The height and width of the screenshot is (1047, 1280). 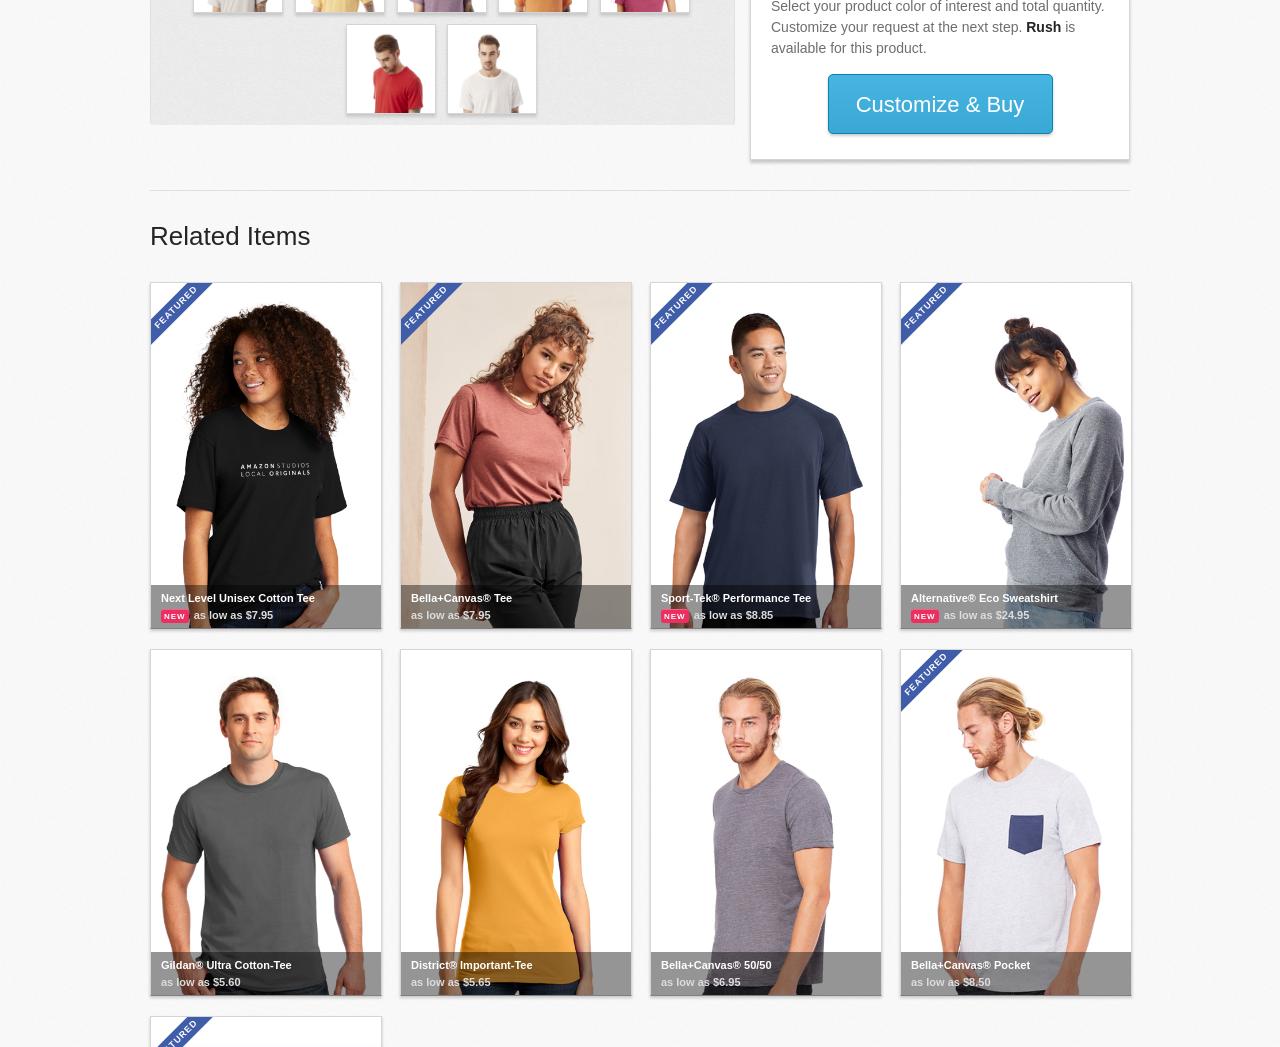 I want to click on 'Gildan® Ultra Cotton-Tee', so click(x=226, y=964).